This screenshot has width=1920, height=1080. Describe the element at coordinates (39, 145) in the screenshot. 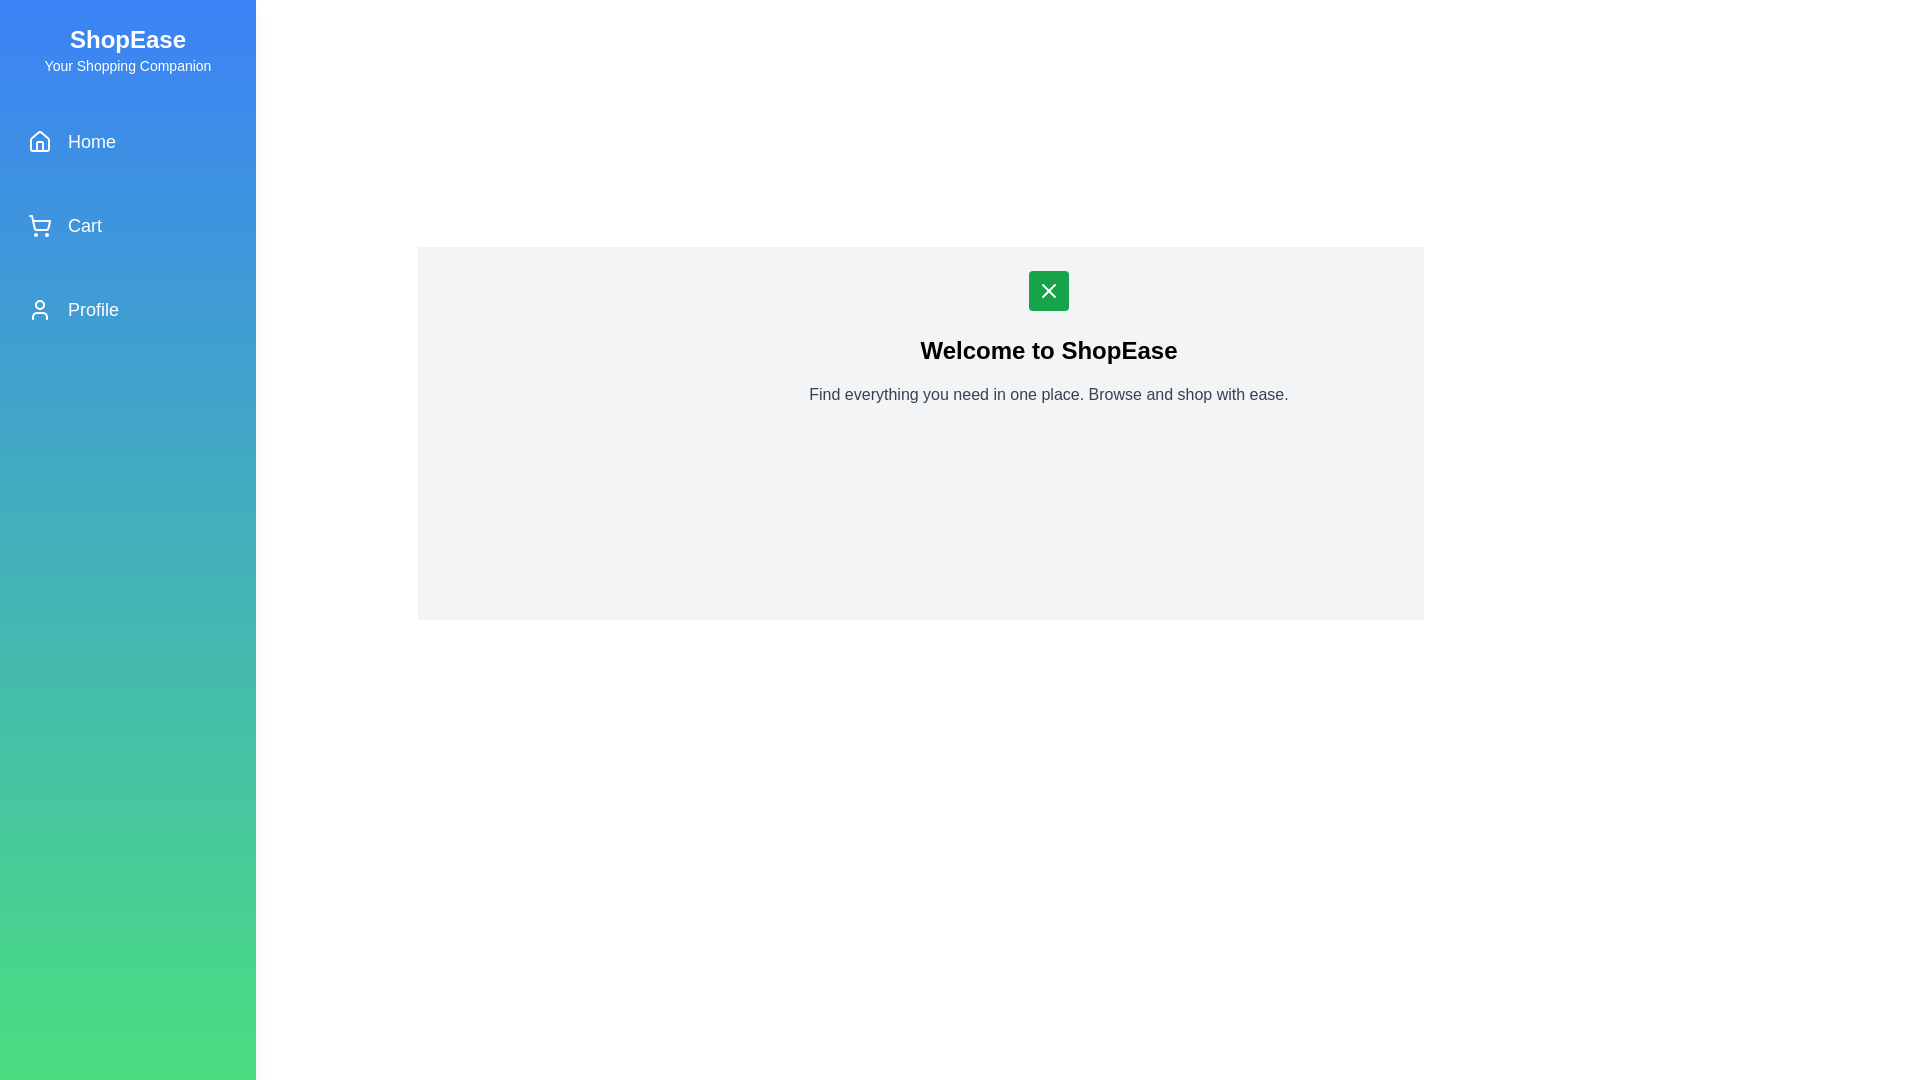

I see `the Home icon located in the left sidebar of the application` at that location.